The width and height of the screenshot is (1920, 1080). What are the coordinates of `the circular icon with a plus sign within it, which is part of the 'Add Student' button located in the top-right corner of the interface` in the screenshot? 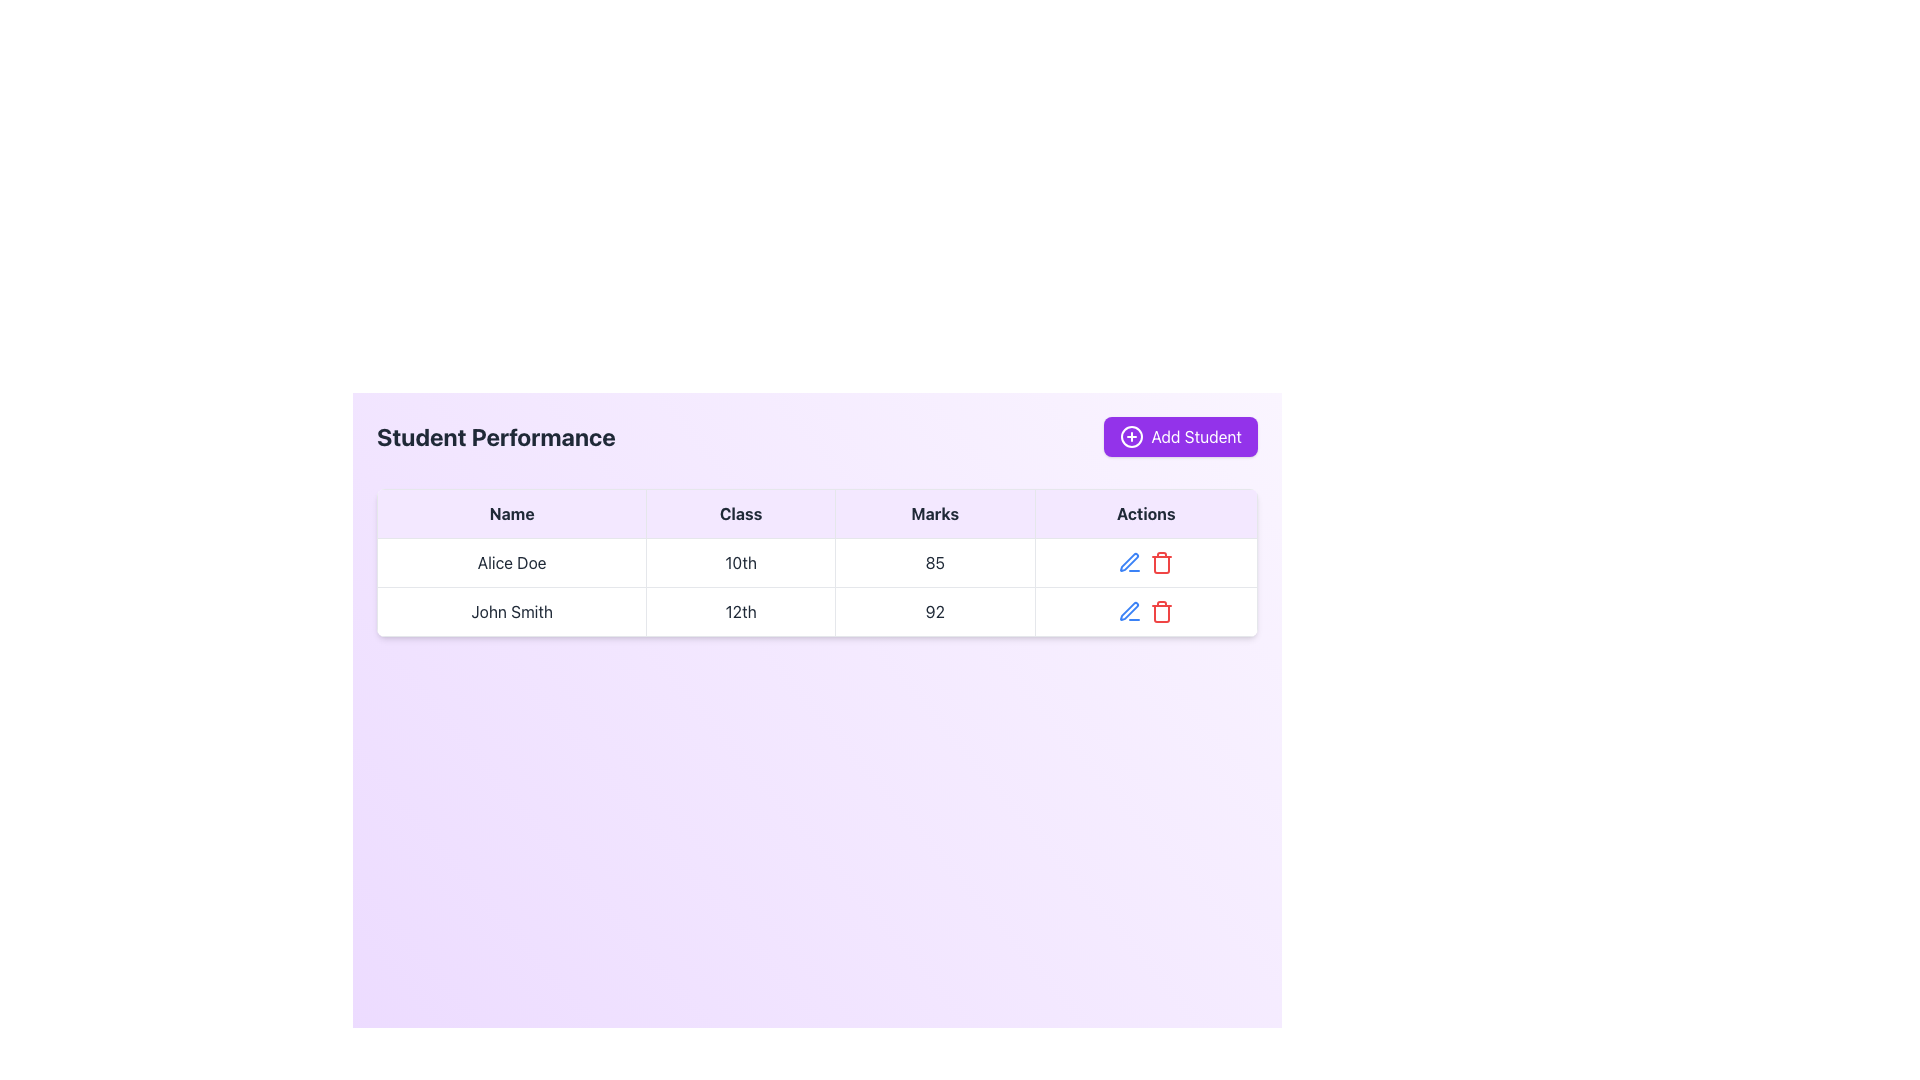 It's located at (1131, 435).